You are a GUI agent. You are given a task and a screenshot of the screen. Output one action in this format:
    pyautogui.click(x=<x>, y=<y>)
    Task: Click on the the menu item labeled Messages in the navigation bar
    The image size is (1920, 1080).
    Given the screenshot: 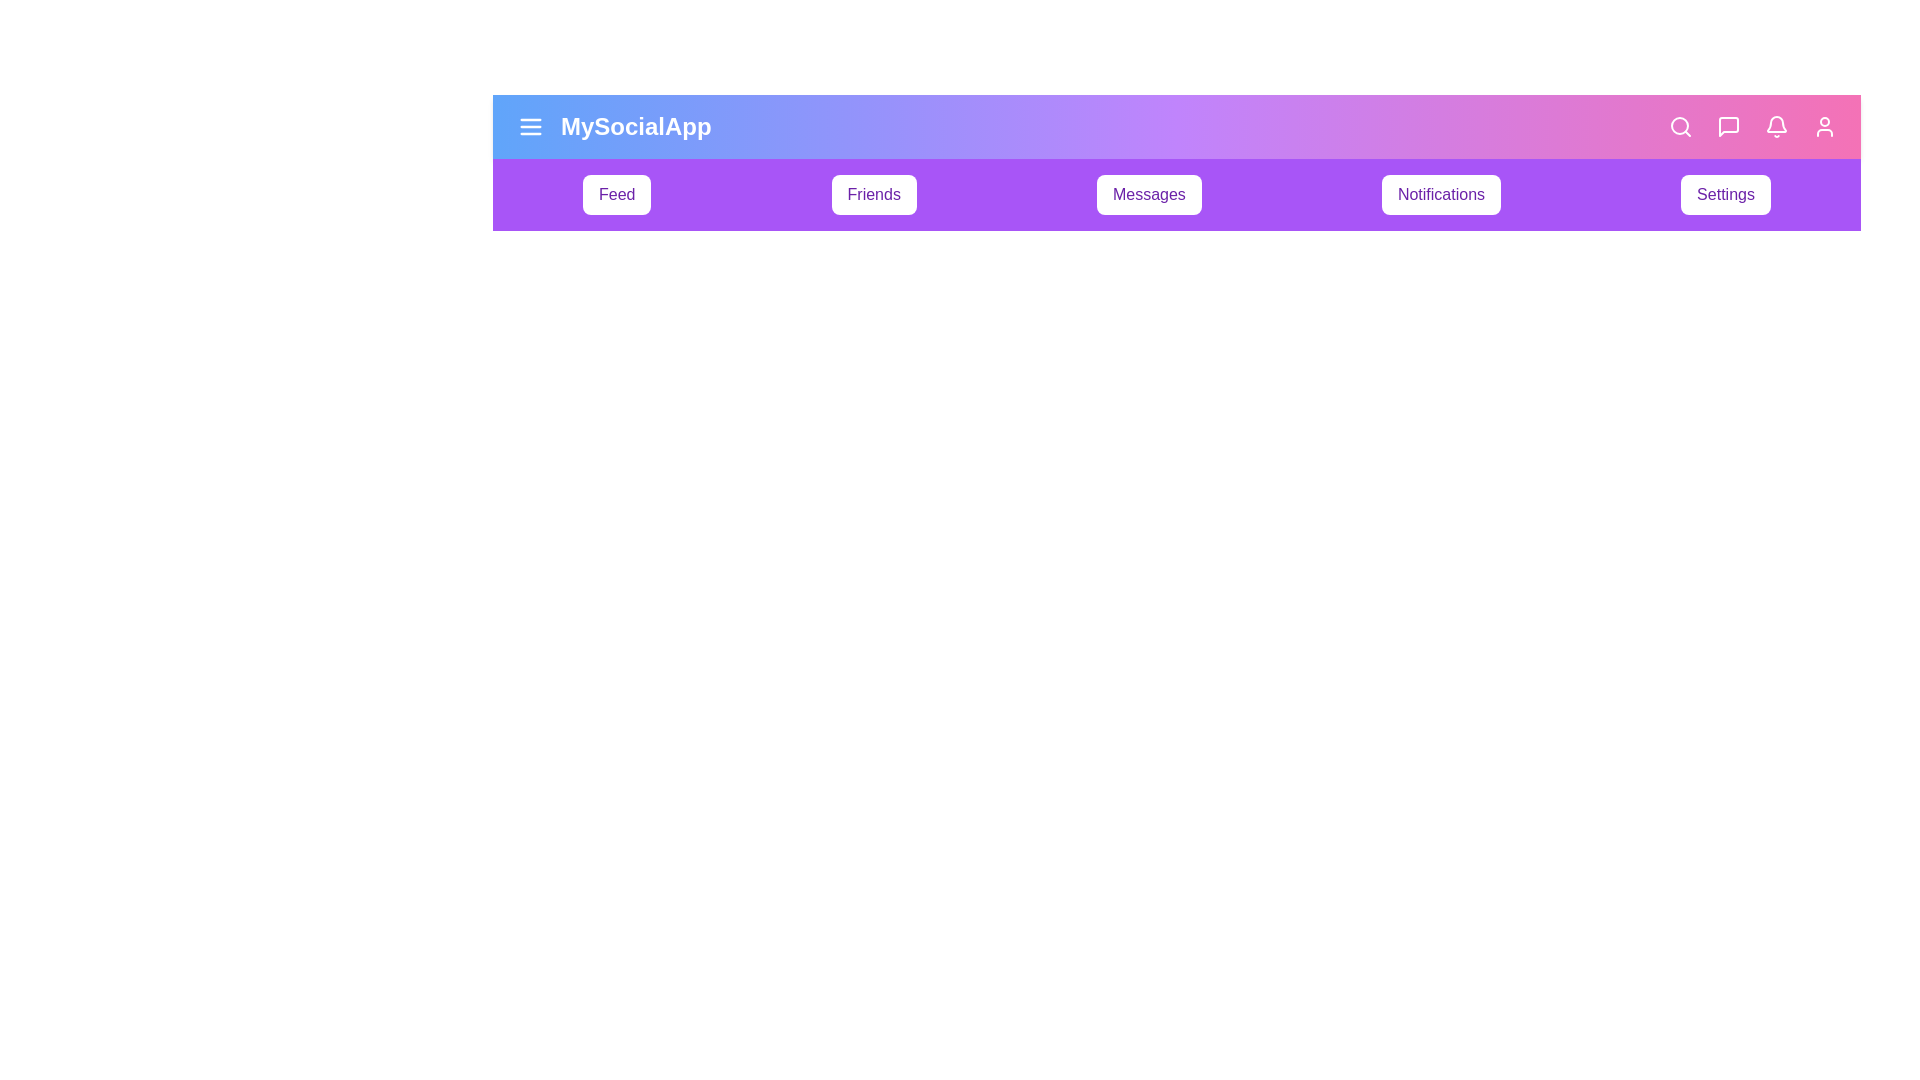 What is the action you would take?
    pyautogui.click(x=1149, y=195)
    